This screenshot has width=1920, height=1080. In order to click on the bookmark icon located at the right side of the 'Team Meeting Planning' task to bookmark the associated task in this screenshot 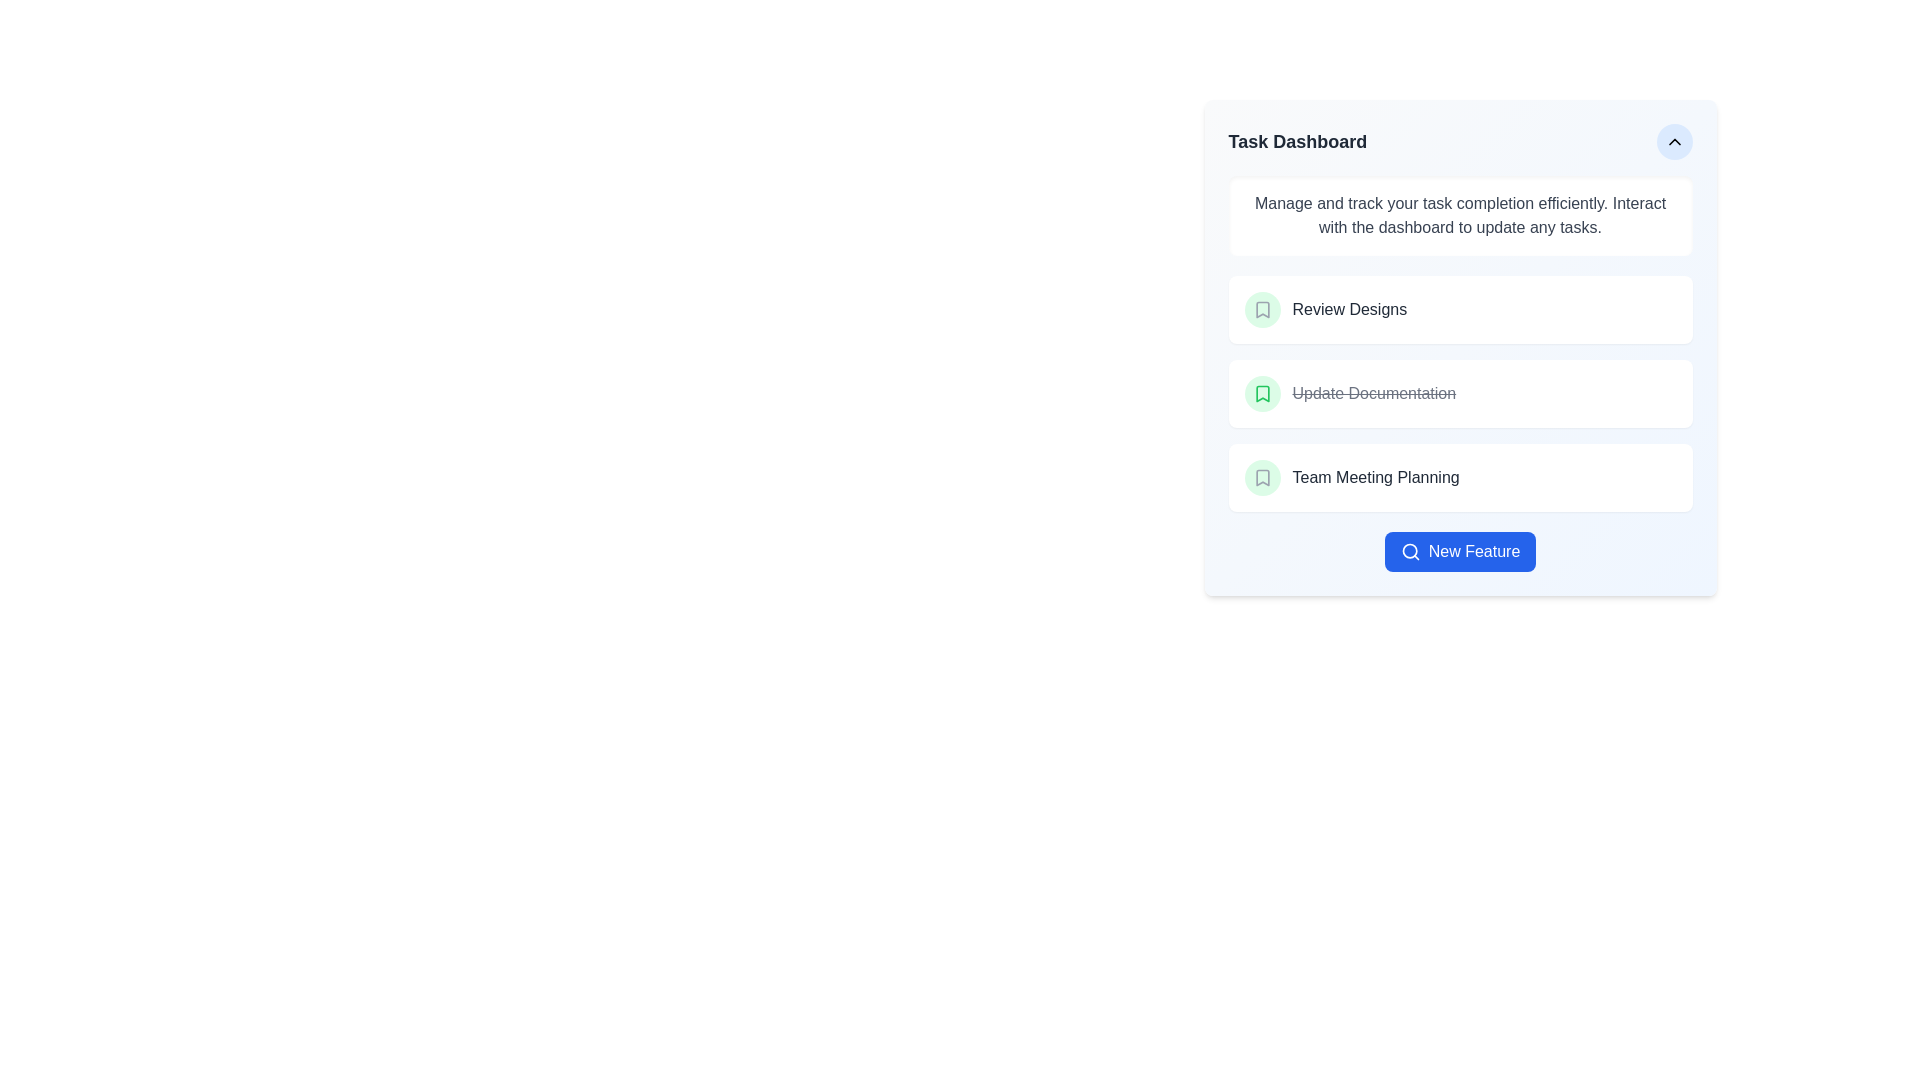, I will do `click(1261, 478)`.